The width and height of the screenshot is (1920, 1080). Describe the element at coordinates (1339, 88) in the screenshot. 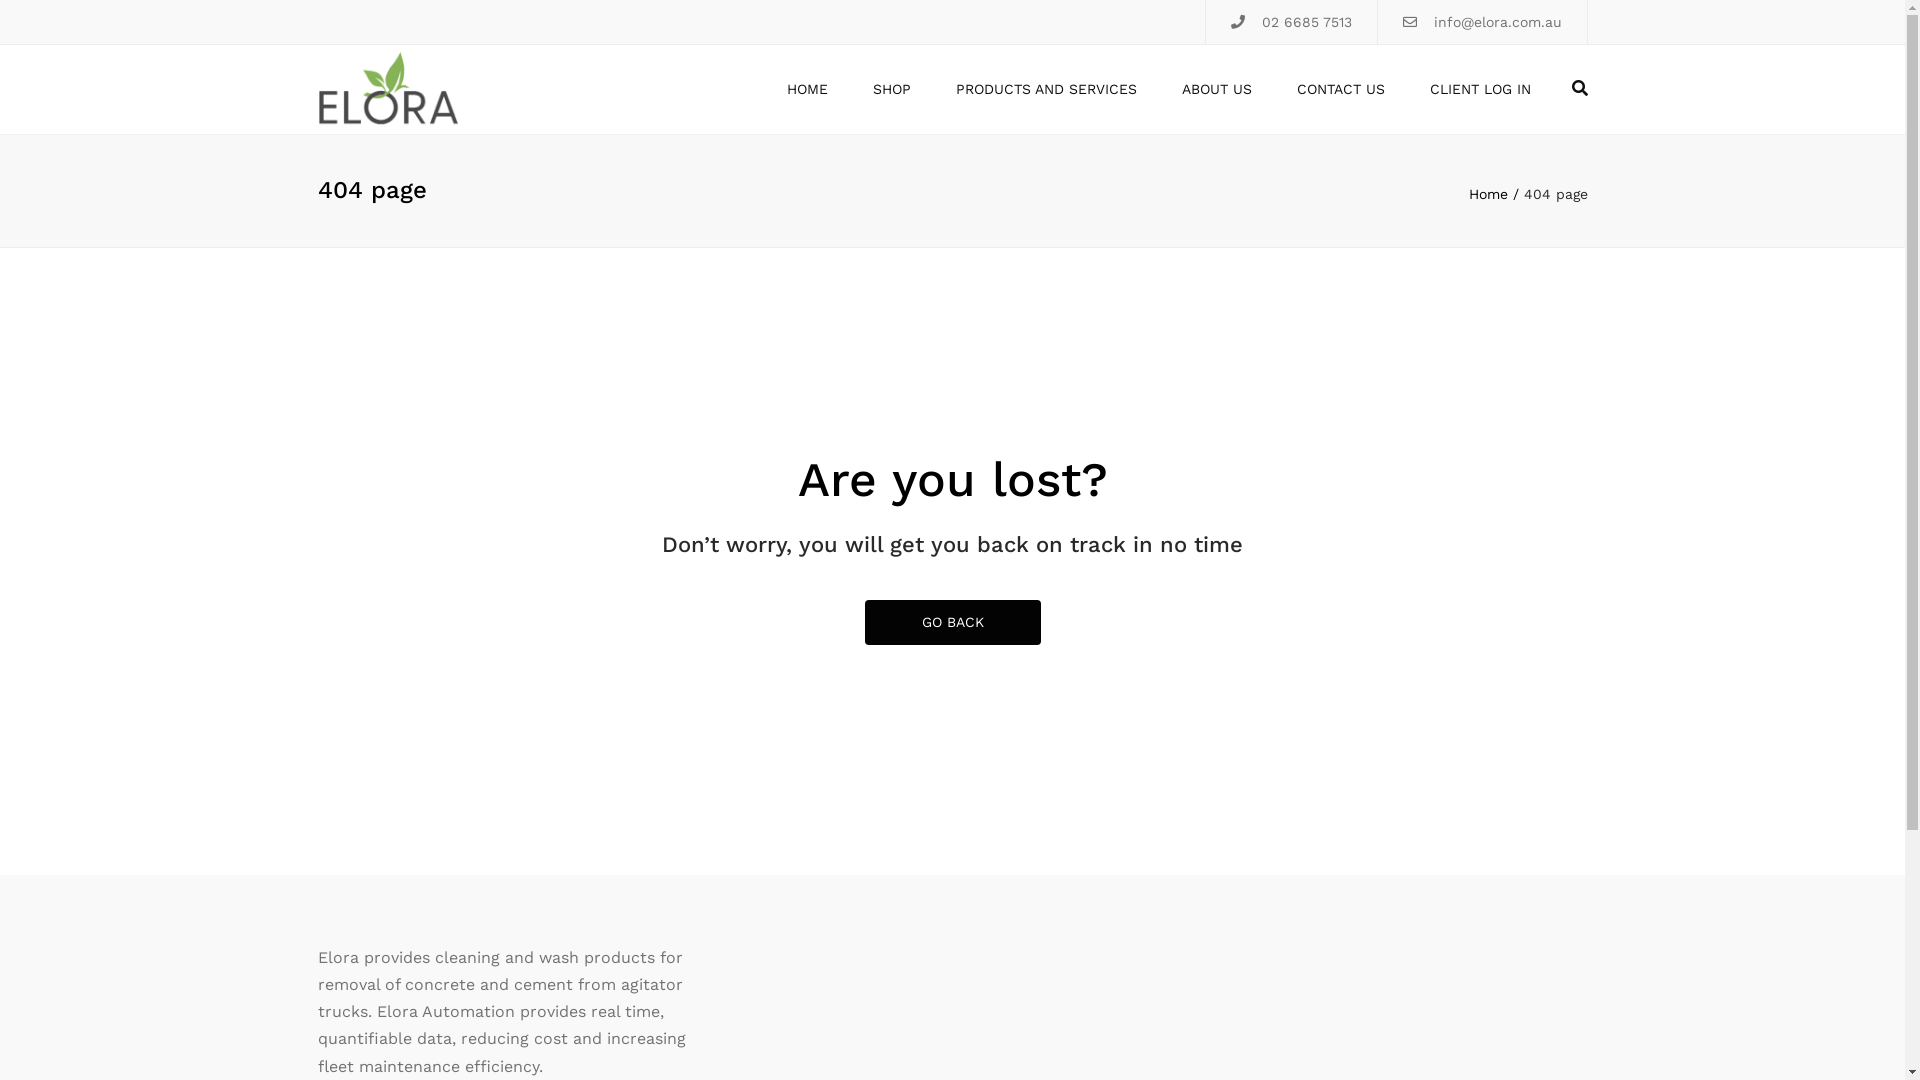

I see `'CONTACT US'` at that location.